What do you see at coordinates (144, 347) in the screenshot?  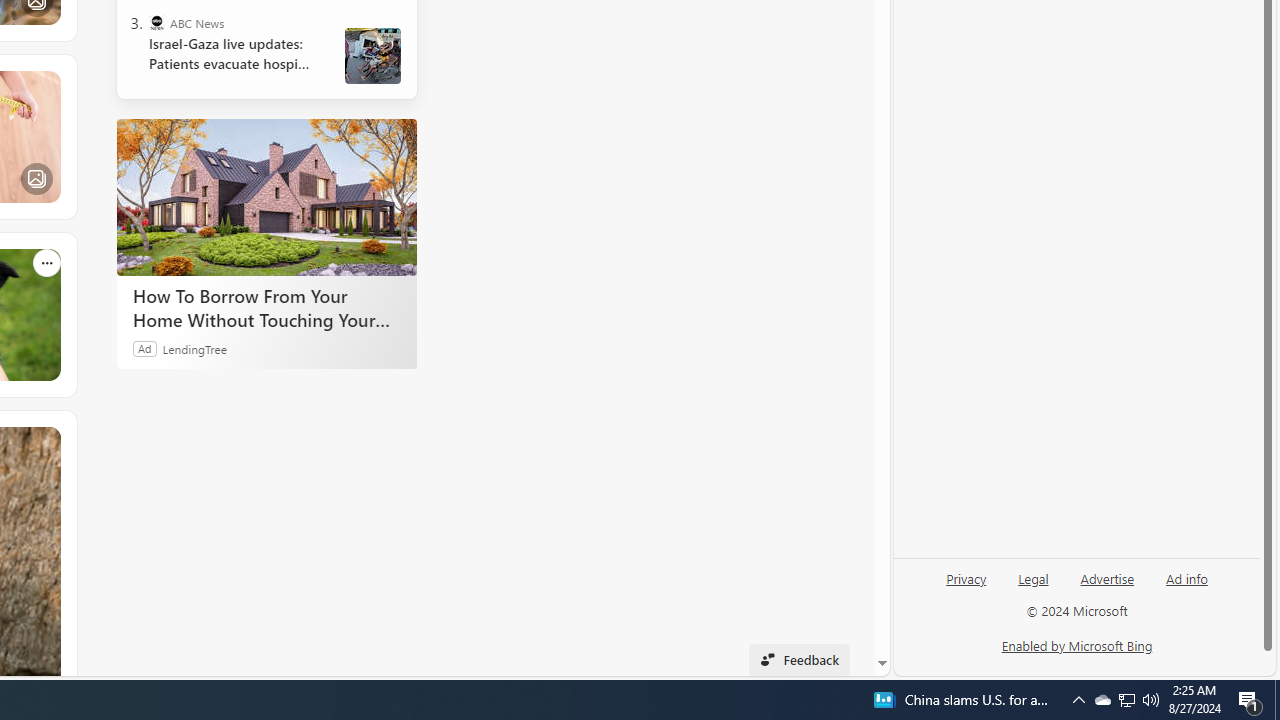 I see `'Ad'` at bounding box center [144, 347].